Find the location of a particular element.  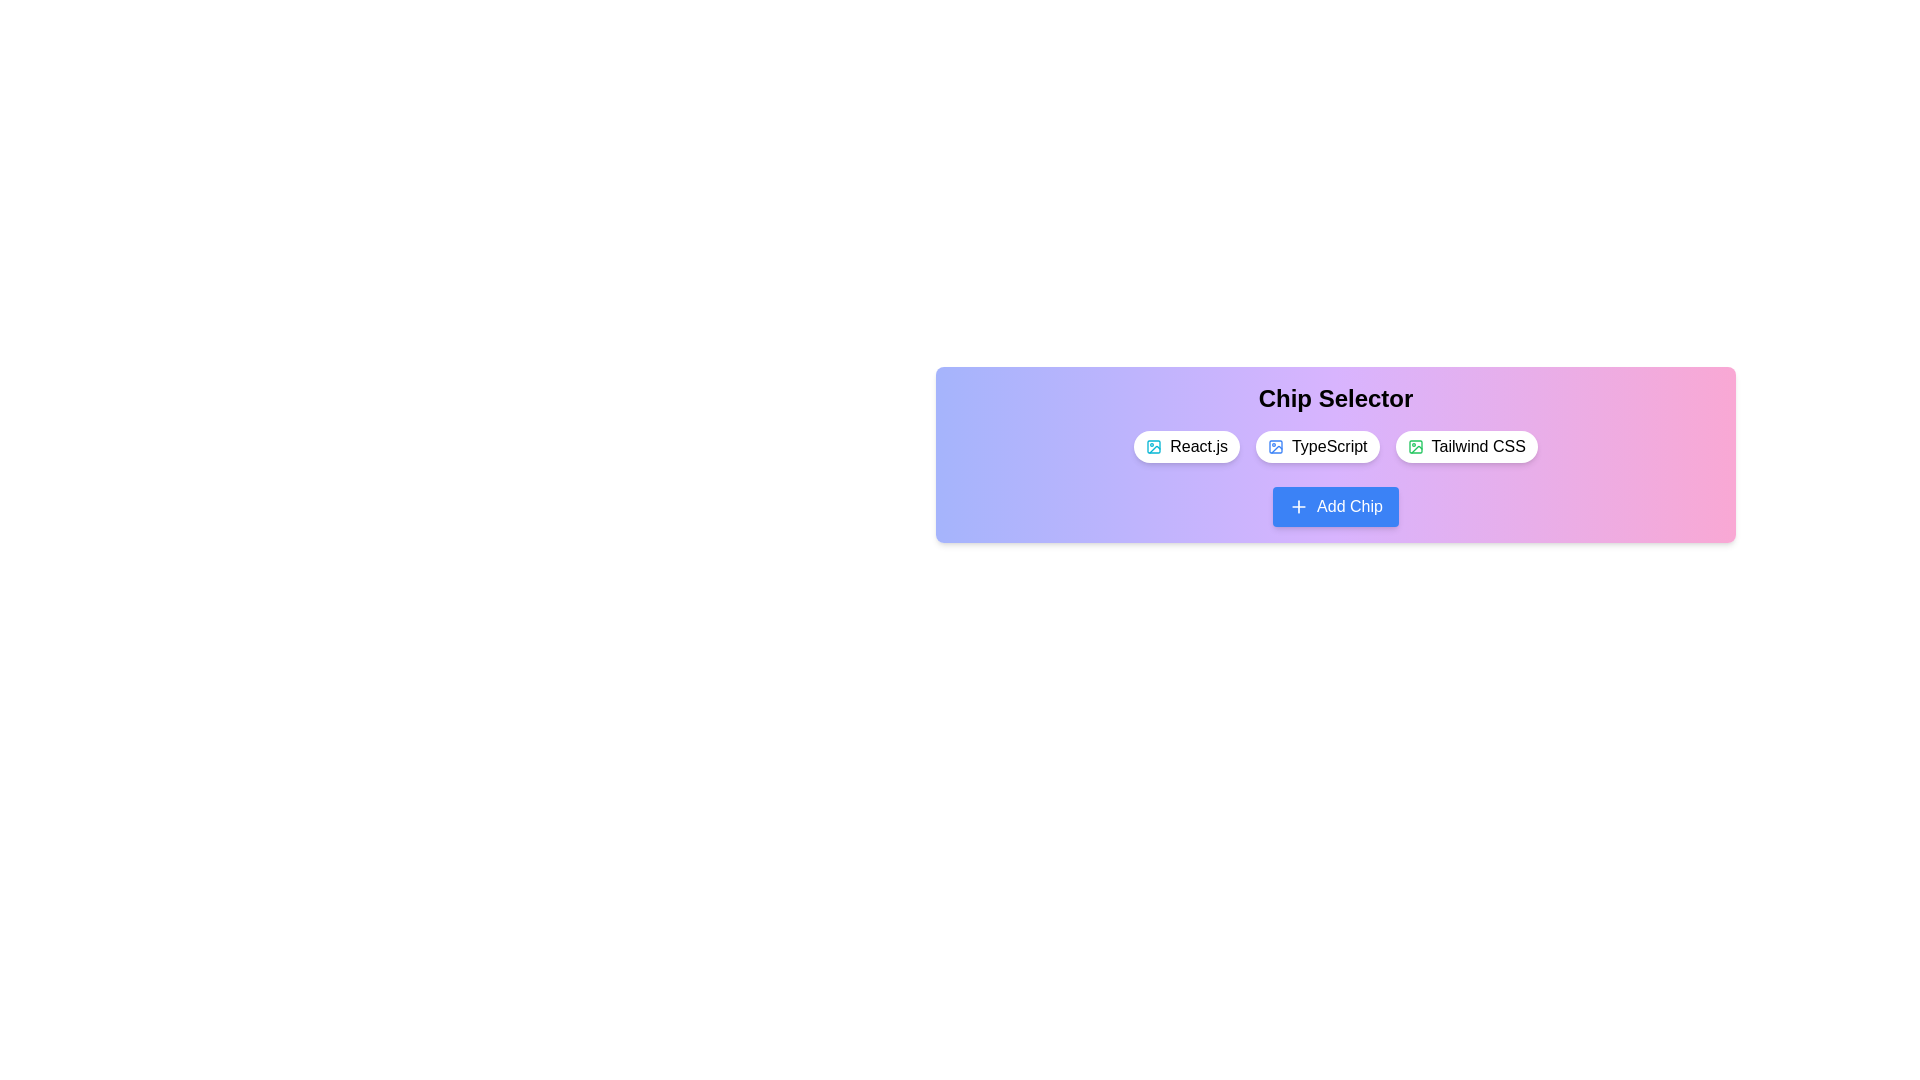

the individual chips in the Chip Selector located below the header and above the 'Add Chip' button is located at coordinates (1335, 446).